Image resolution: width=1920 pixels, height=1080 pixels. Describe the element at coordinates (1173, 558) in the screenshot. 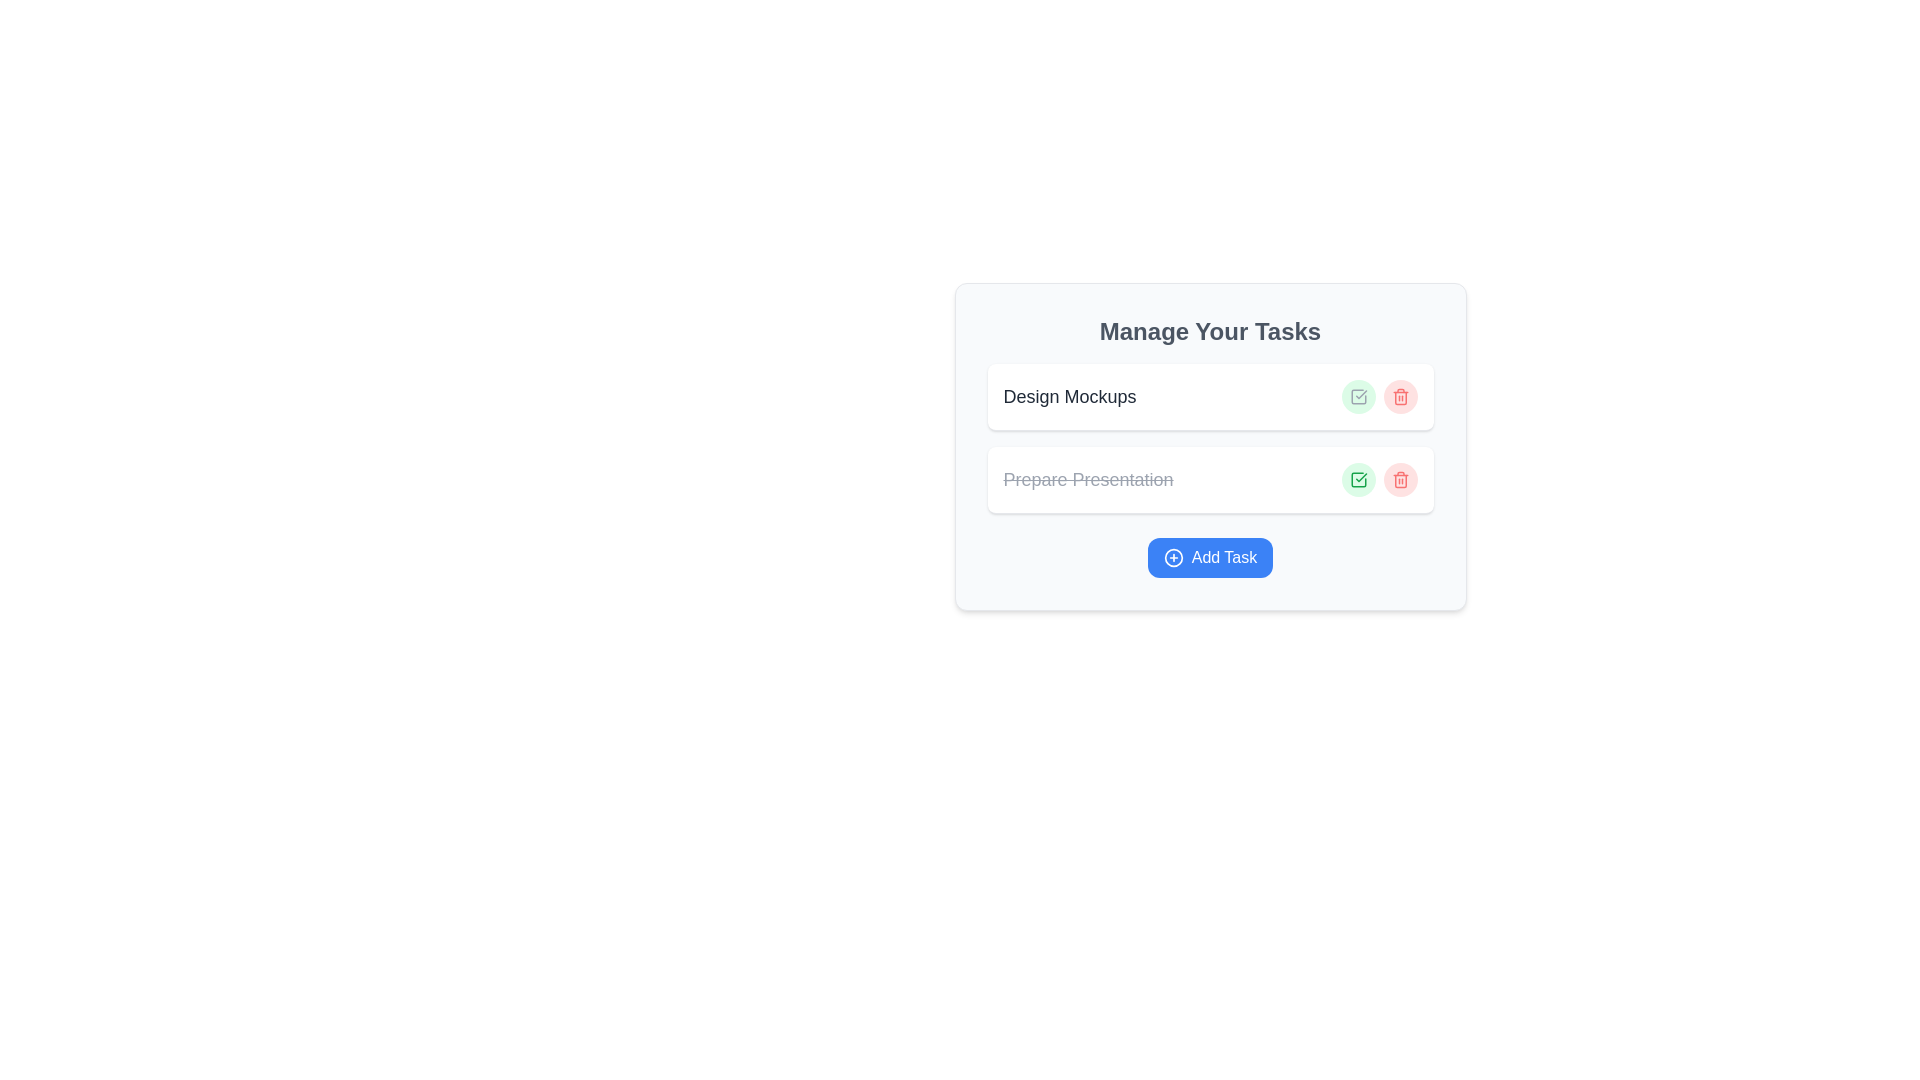

I see `the decorative Circle SVG element that is part of the 'Add' icon located in the bottom center of the task management panel, just above the 'Add Task' button` at that location.